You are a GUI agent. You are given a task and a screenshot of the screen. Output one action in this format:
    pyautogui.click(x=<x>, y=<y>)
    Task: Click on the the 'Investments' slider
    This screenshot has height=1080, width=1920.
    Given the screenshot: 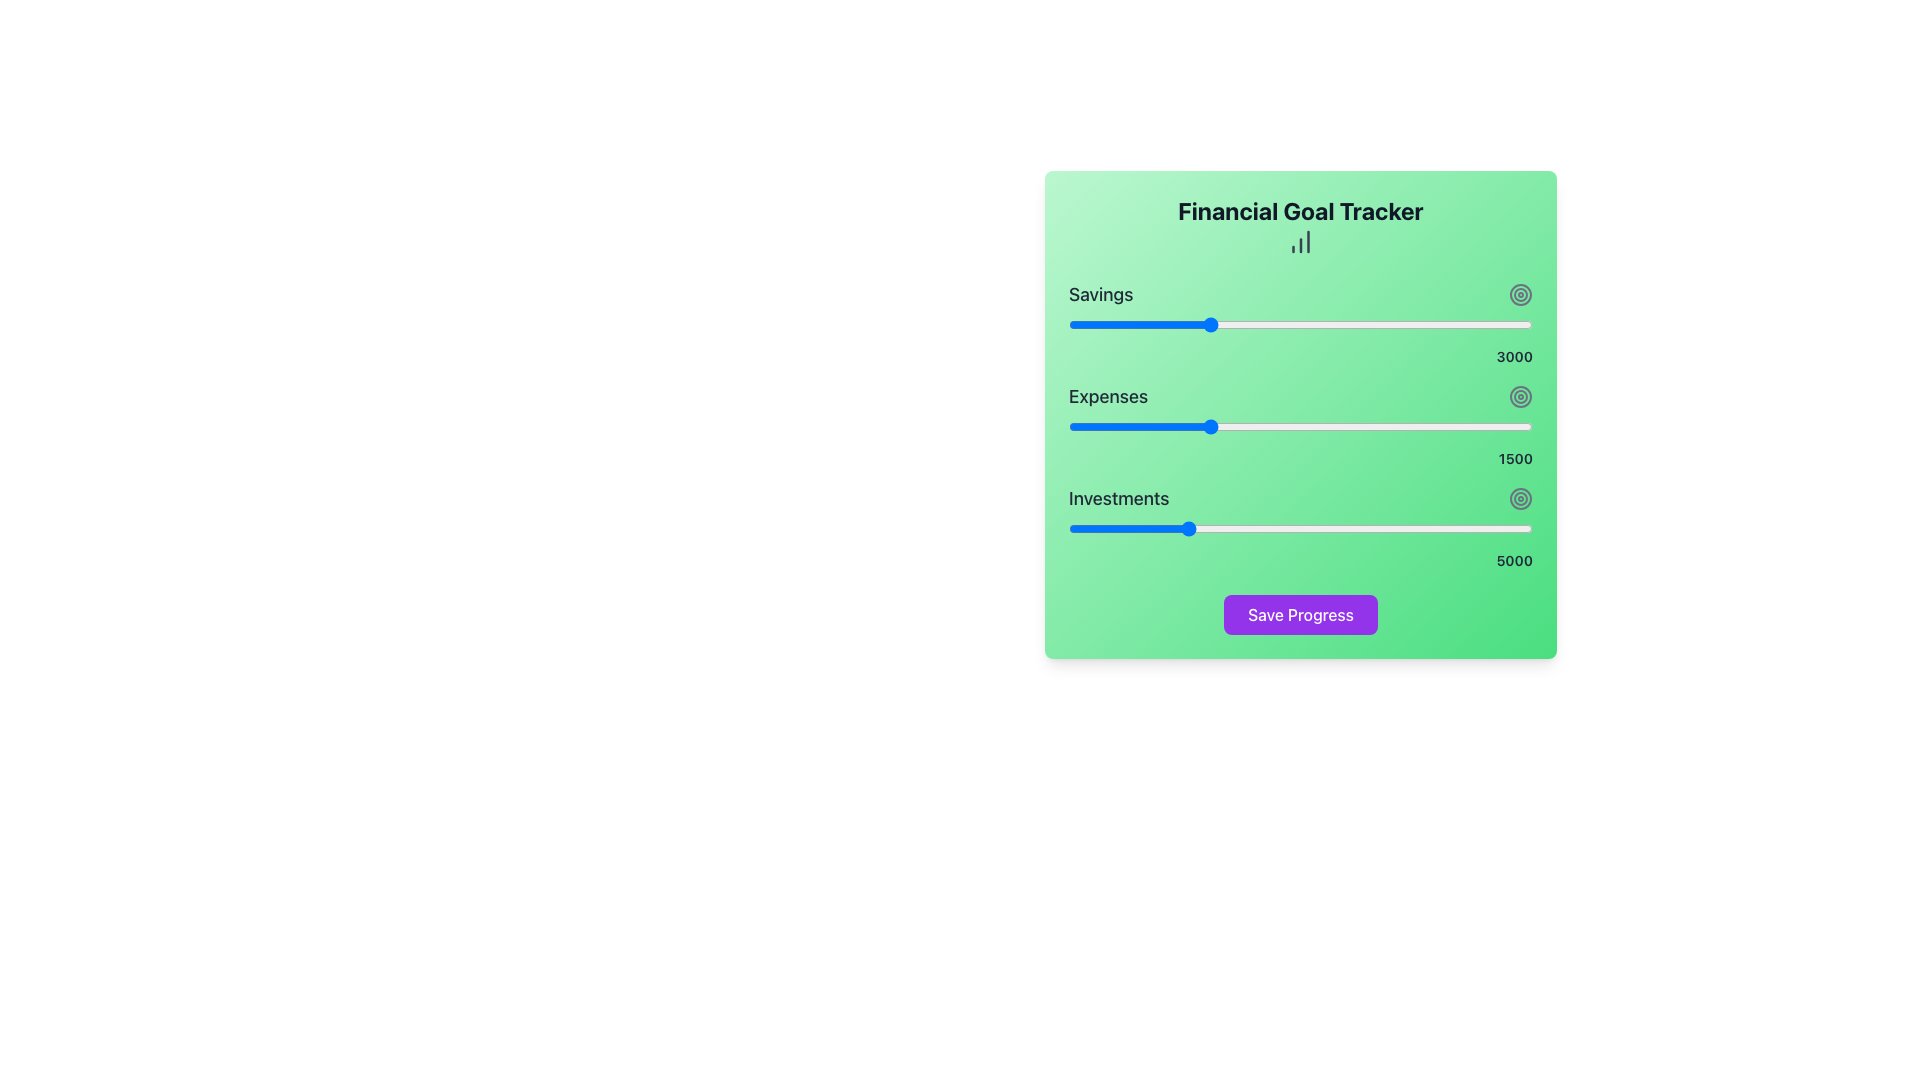 What is the action you would take?
    pyautogui.click(x=1325, y=527)
    